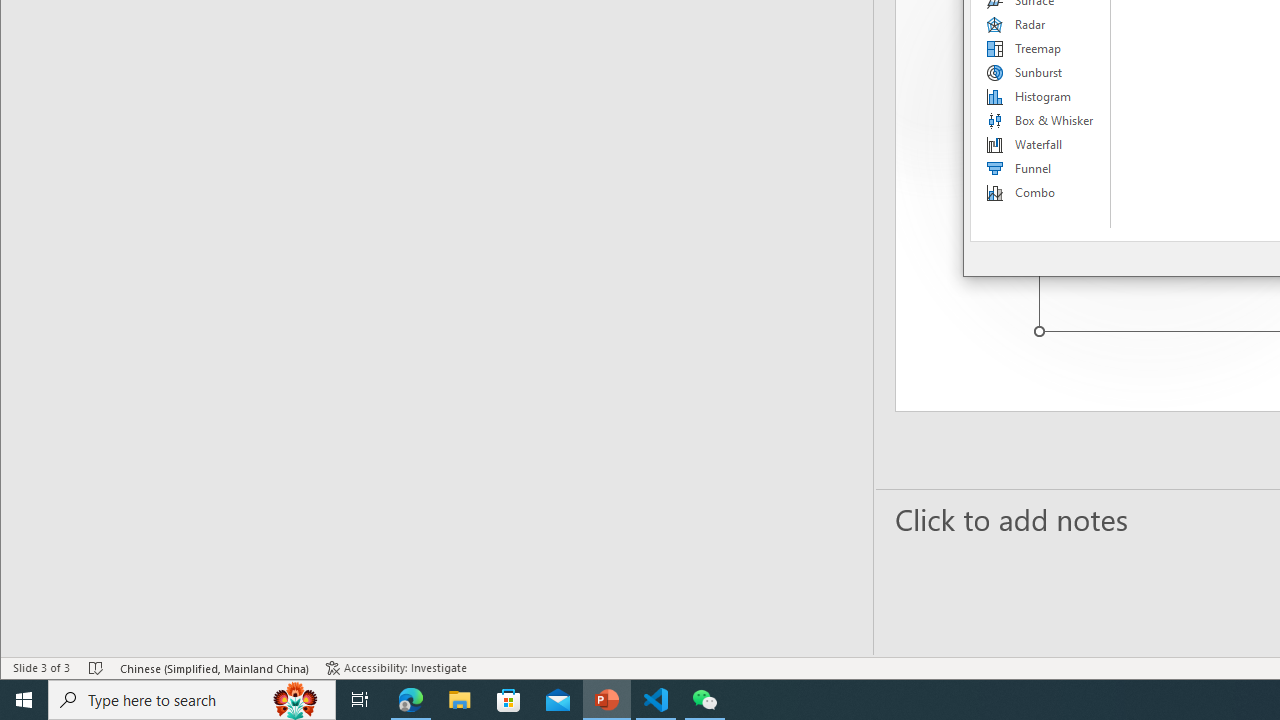 Image resolution: width=1280 pixels, height=720 pixels. What do you see at coordinates (1040, 47) in the screenshot?
I see `'Treemap'` at bounding box center [1040, 47].